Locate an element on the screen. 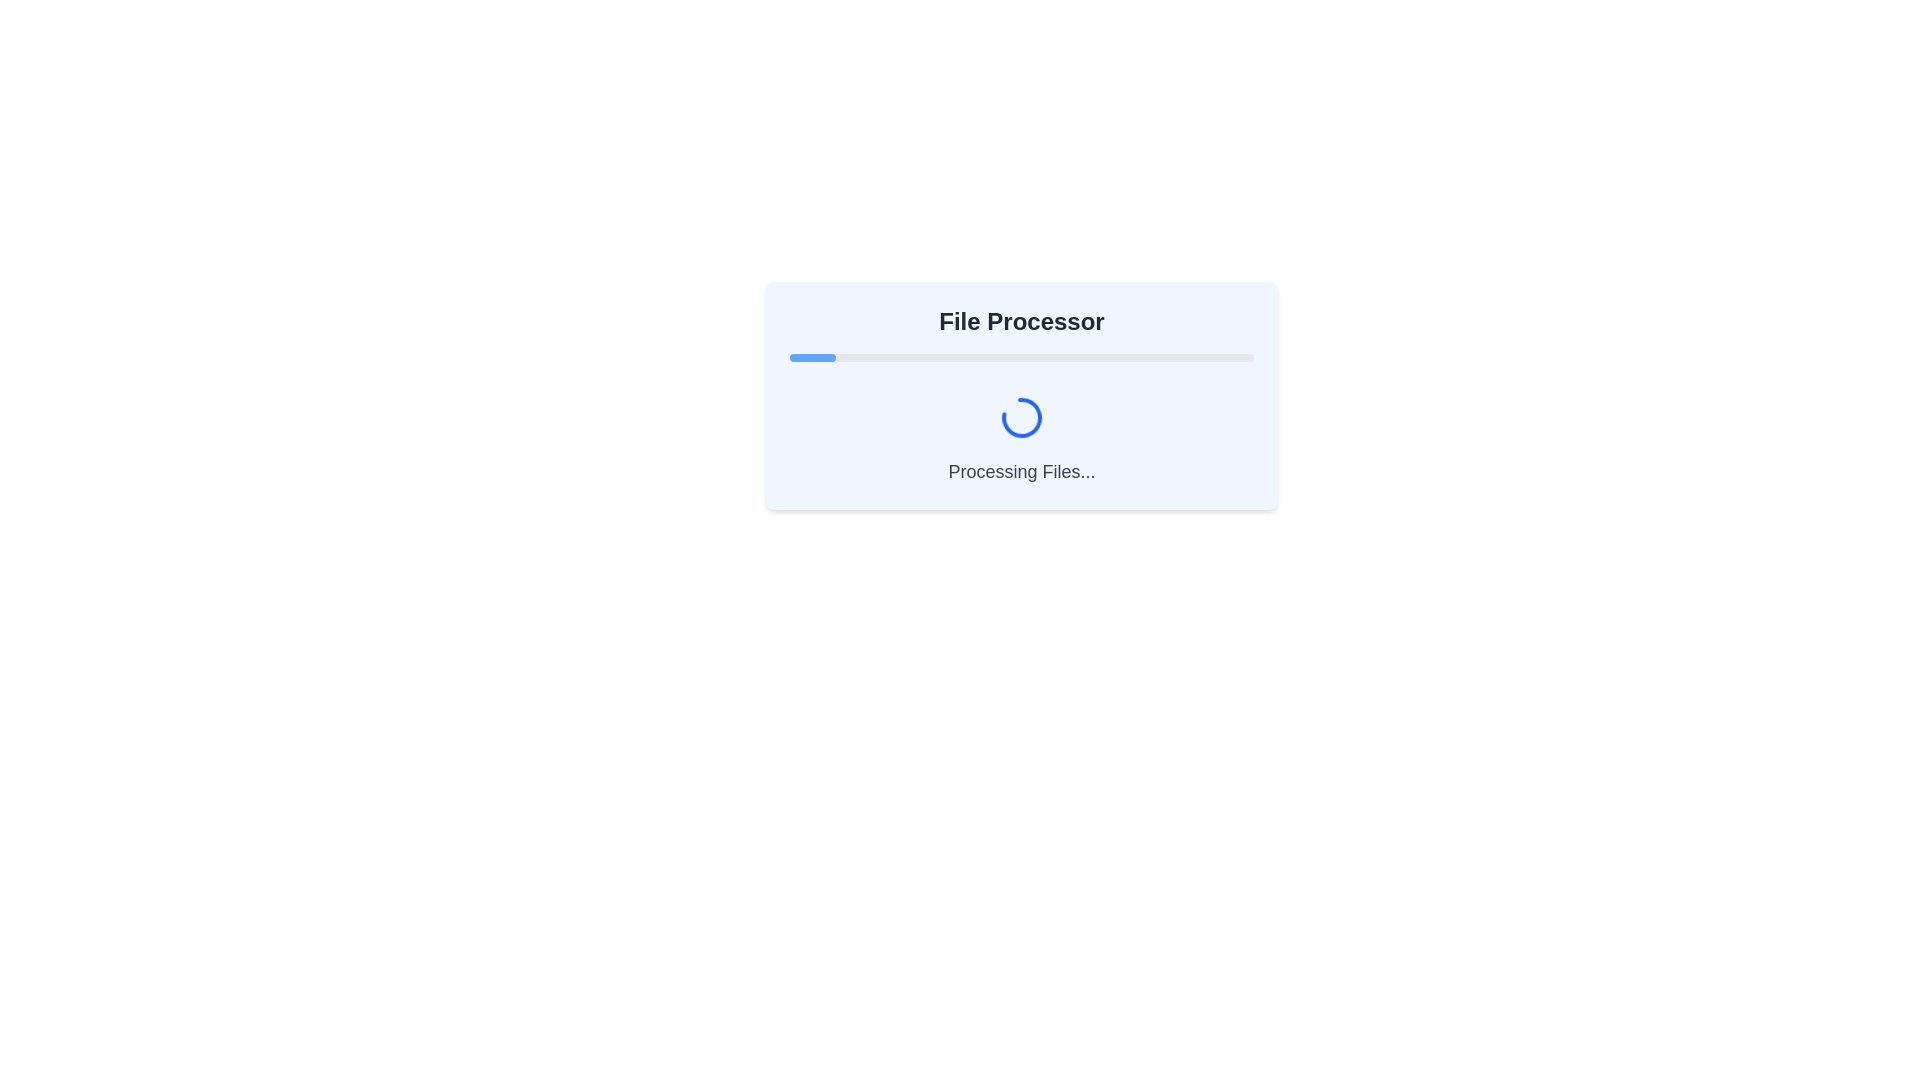 This screenshot has height=1080, width=1920. the status indicator text label that informs the user about the application's file processing status, located centrally below the spinning circular loader graphic is located at coordinates (1022, 471).